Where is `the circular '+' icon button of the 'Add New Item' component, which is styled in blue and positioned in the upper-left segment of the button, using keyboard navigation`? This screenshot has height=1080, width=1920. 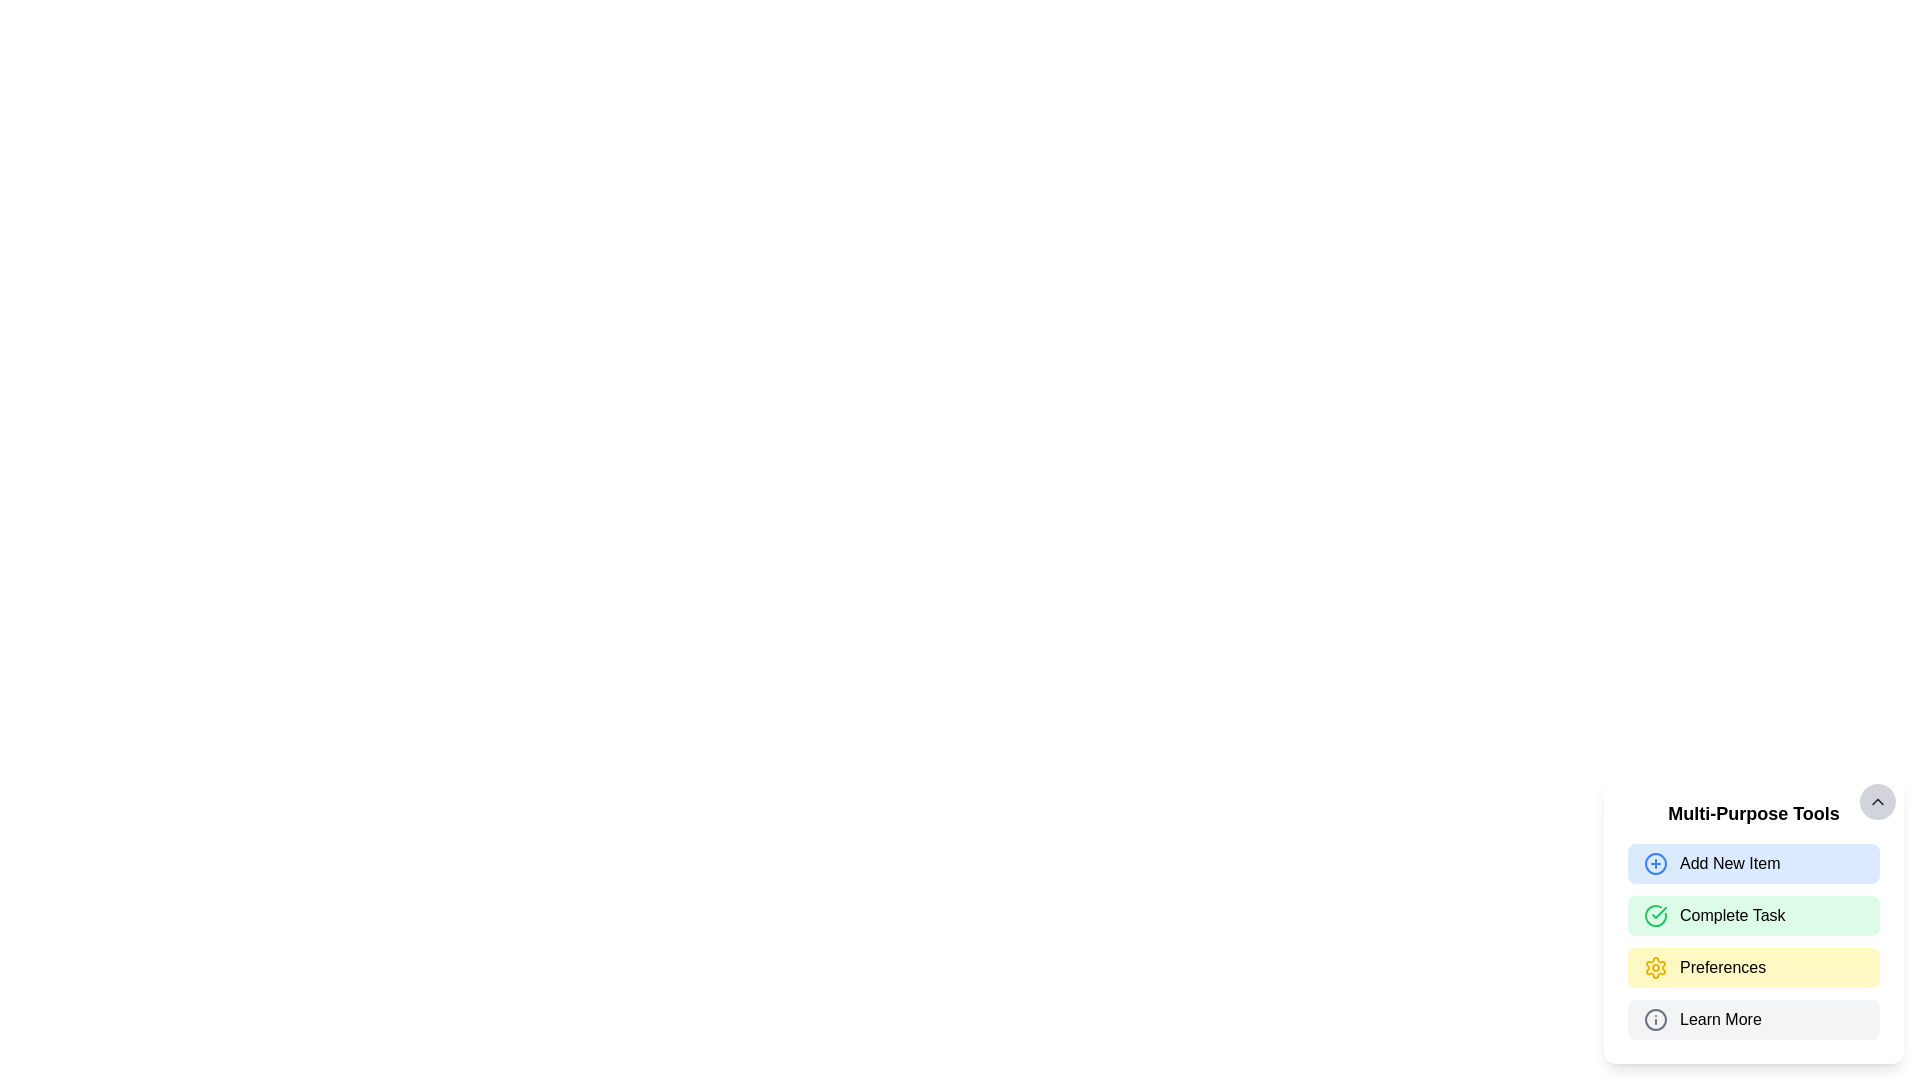 the circular '+' icon button of the 'Add New Item' component, which is styled in blue and positioned in the upper-left segment of the button, using keyboard navigation is located at coordinates (1656, 863).